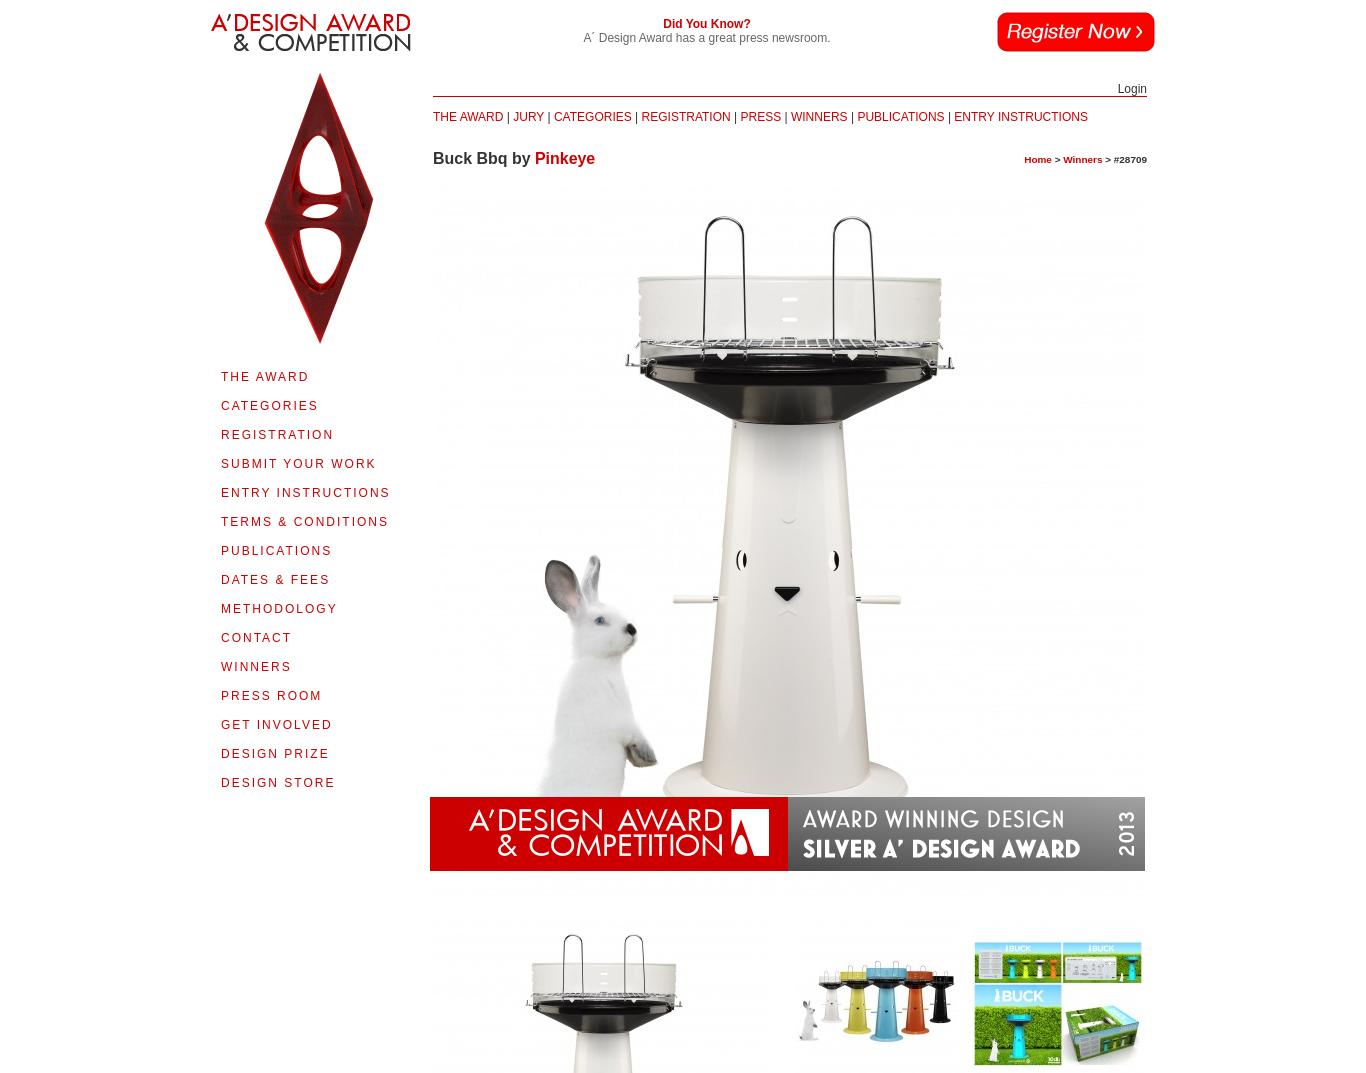 Image resolution: width=1366 pixels, height=1073 pixels. What do you see at coordinates (706, 36) in the screenshot?
I see `'A´ Design Award has a great press newsroom.'` at bounding box center [706, 36].